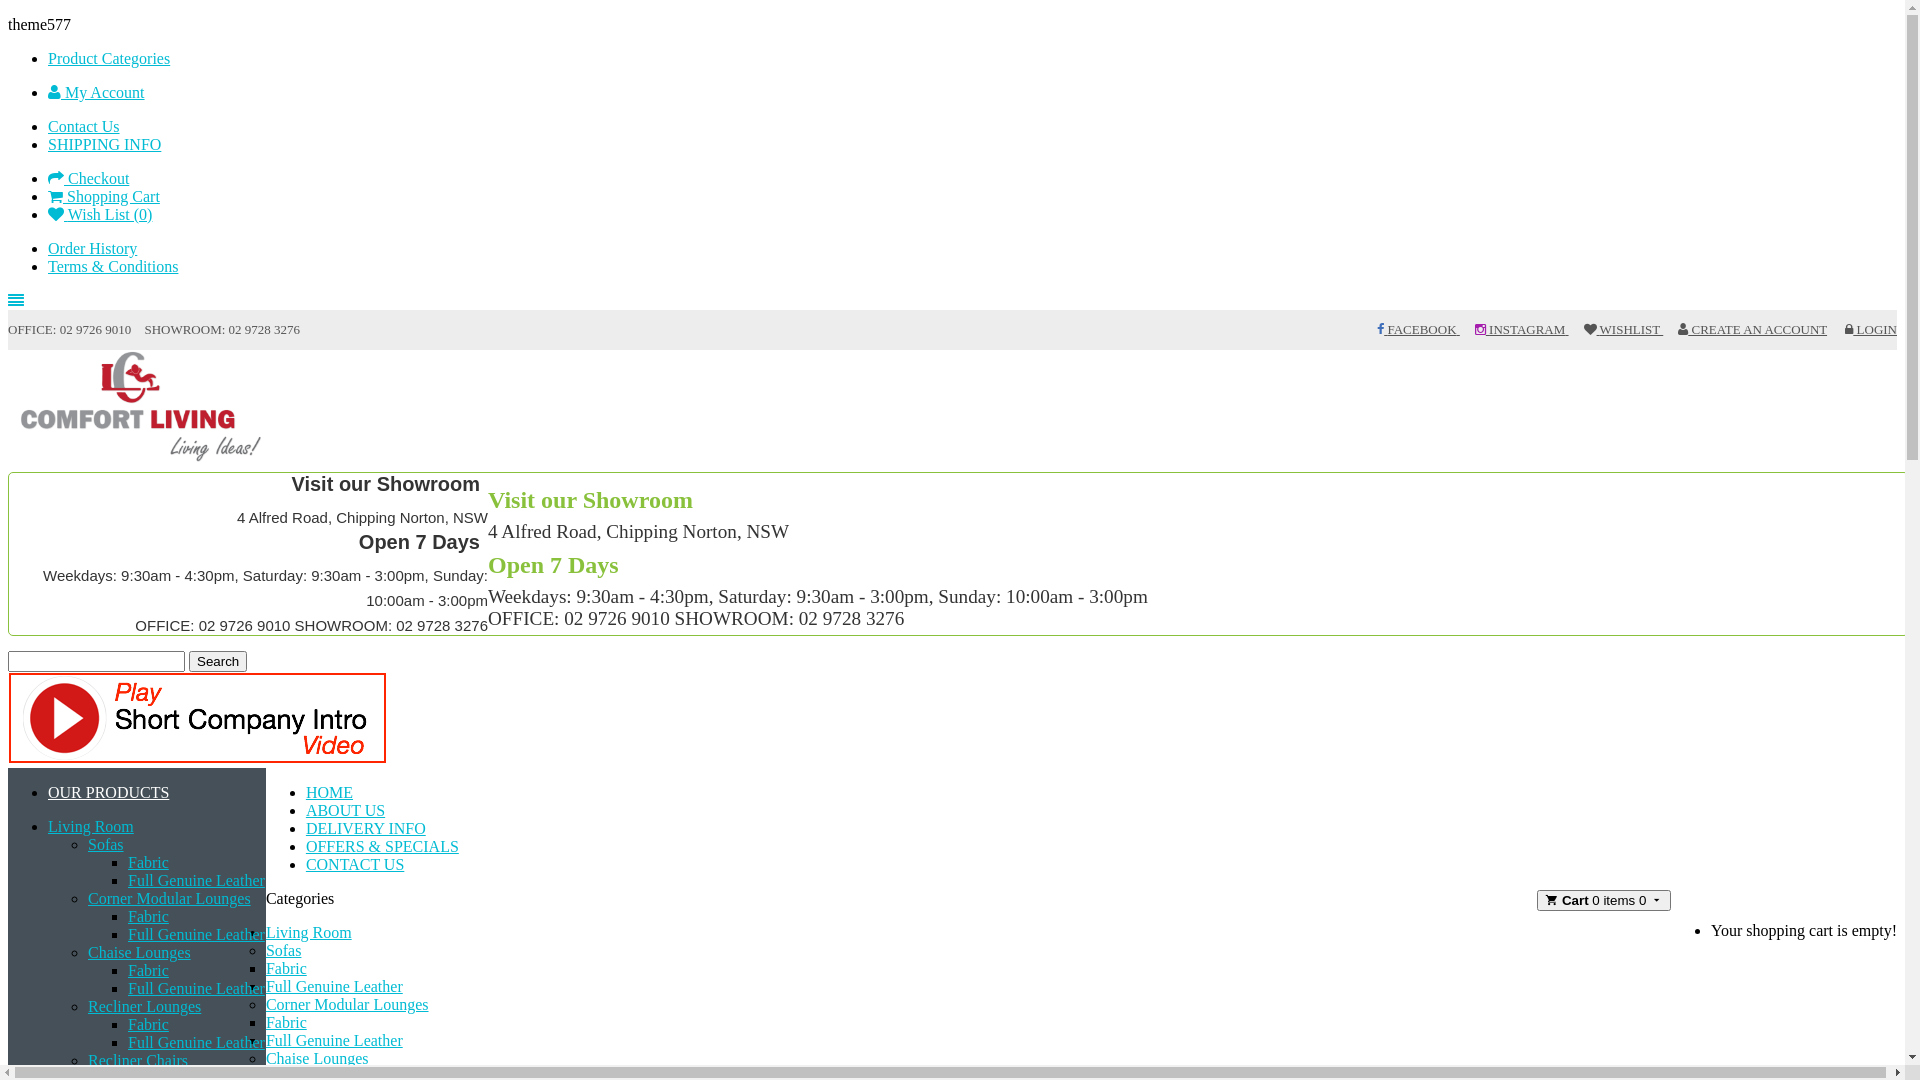  Describe the element at coordinates (104, 844) in the screenshot. I see `'Sofas'` at that location.